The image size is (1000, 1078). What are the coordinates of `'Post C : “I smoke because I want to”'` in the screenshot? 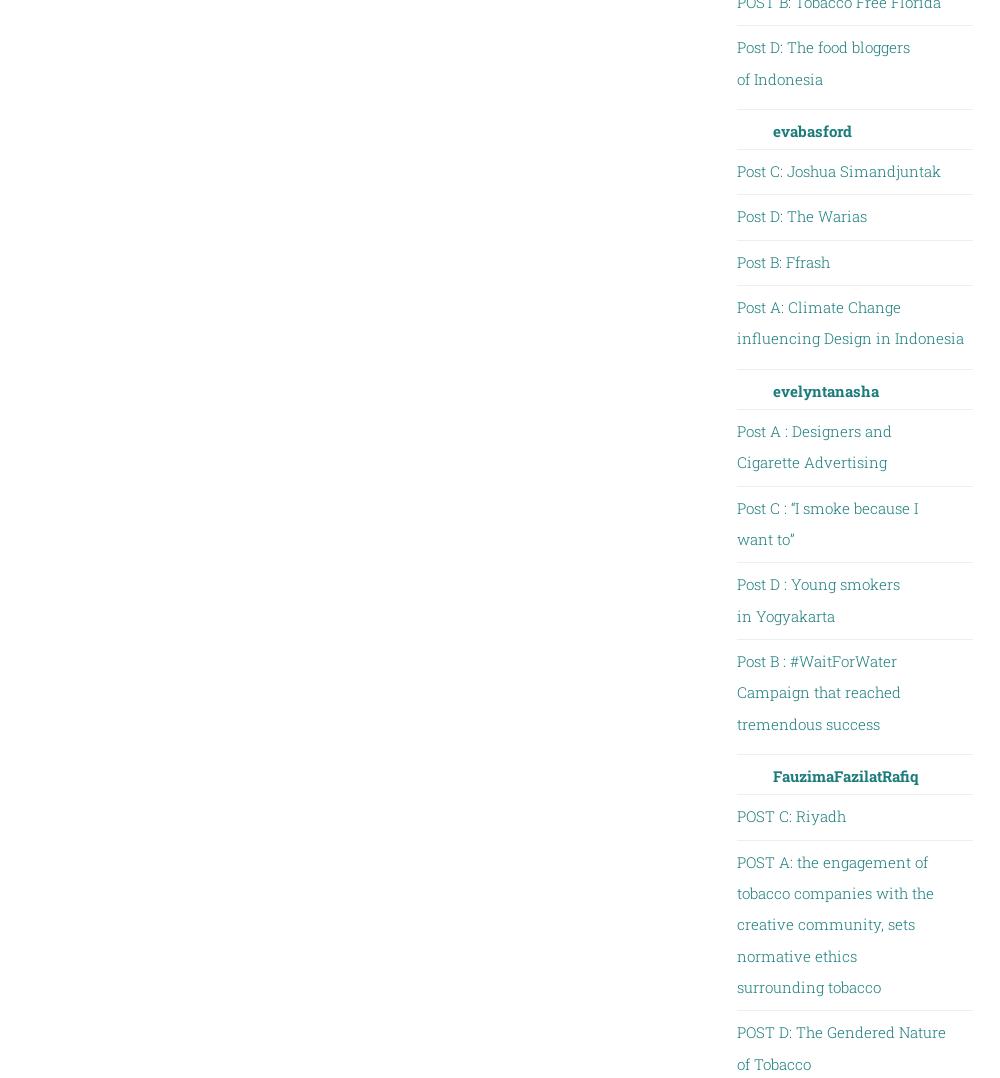 It's located at (825, 522).